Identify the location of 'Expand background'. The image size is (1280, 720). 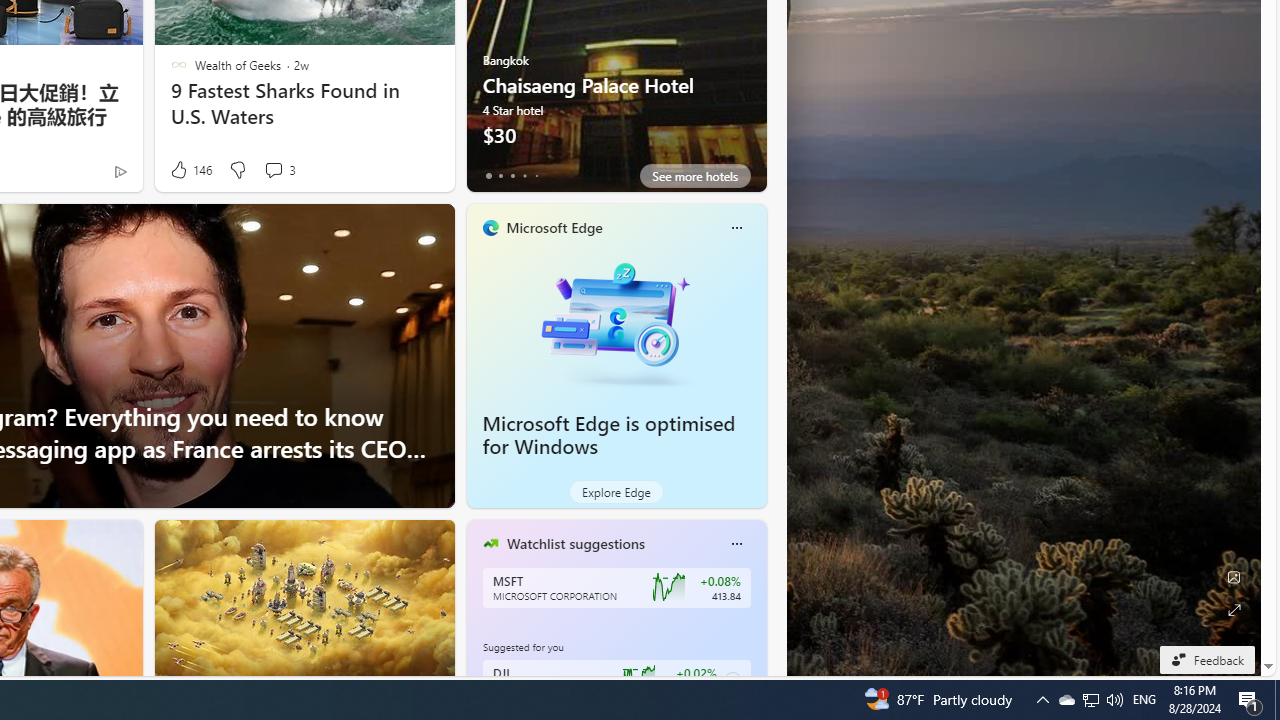
(1232, 609).